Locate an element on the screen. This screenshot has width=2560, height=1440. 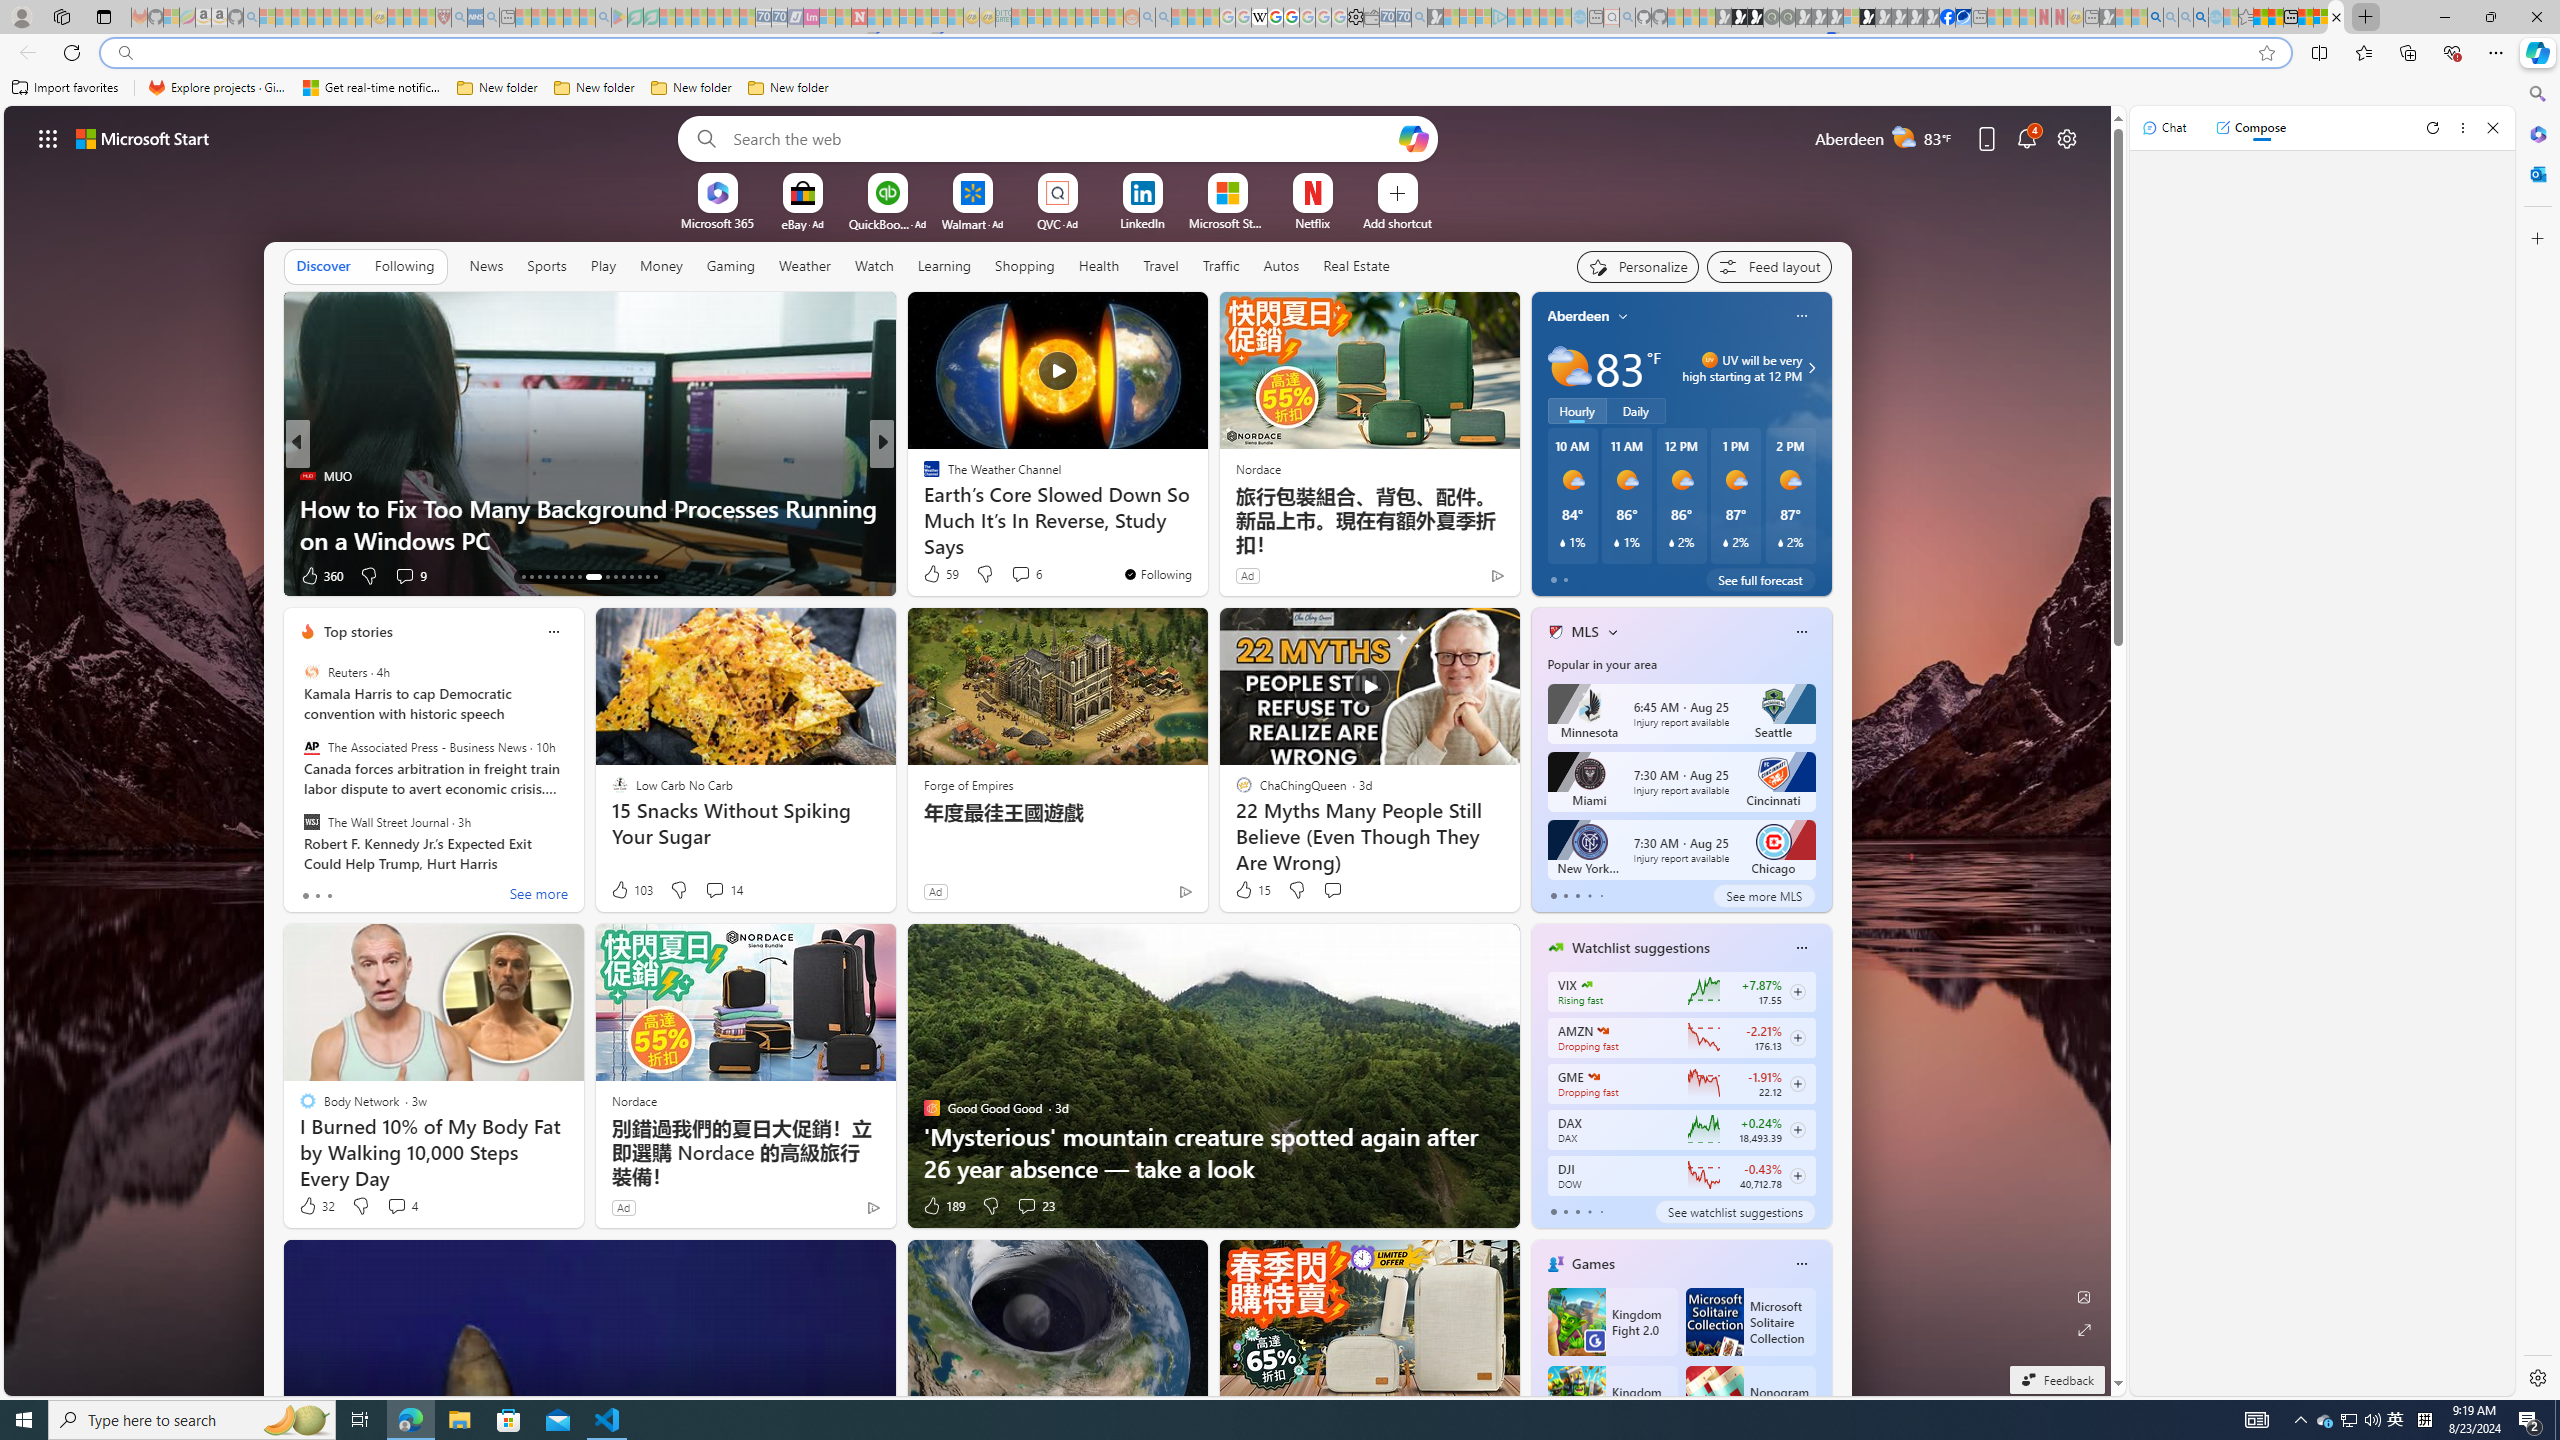
'UV will be very high starting at 12 PM' is located at coordinates (1807, 367).